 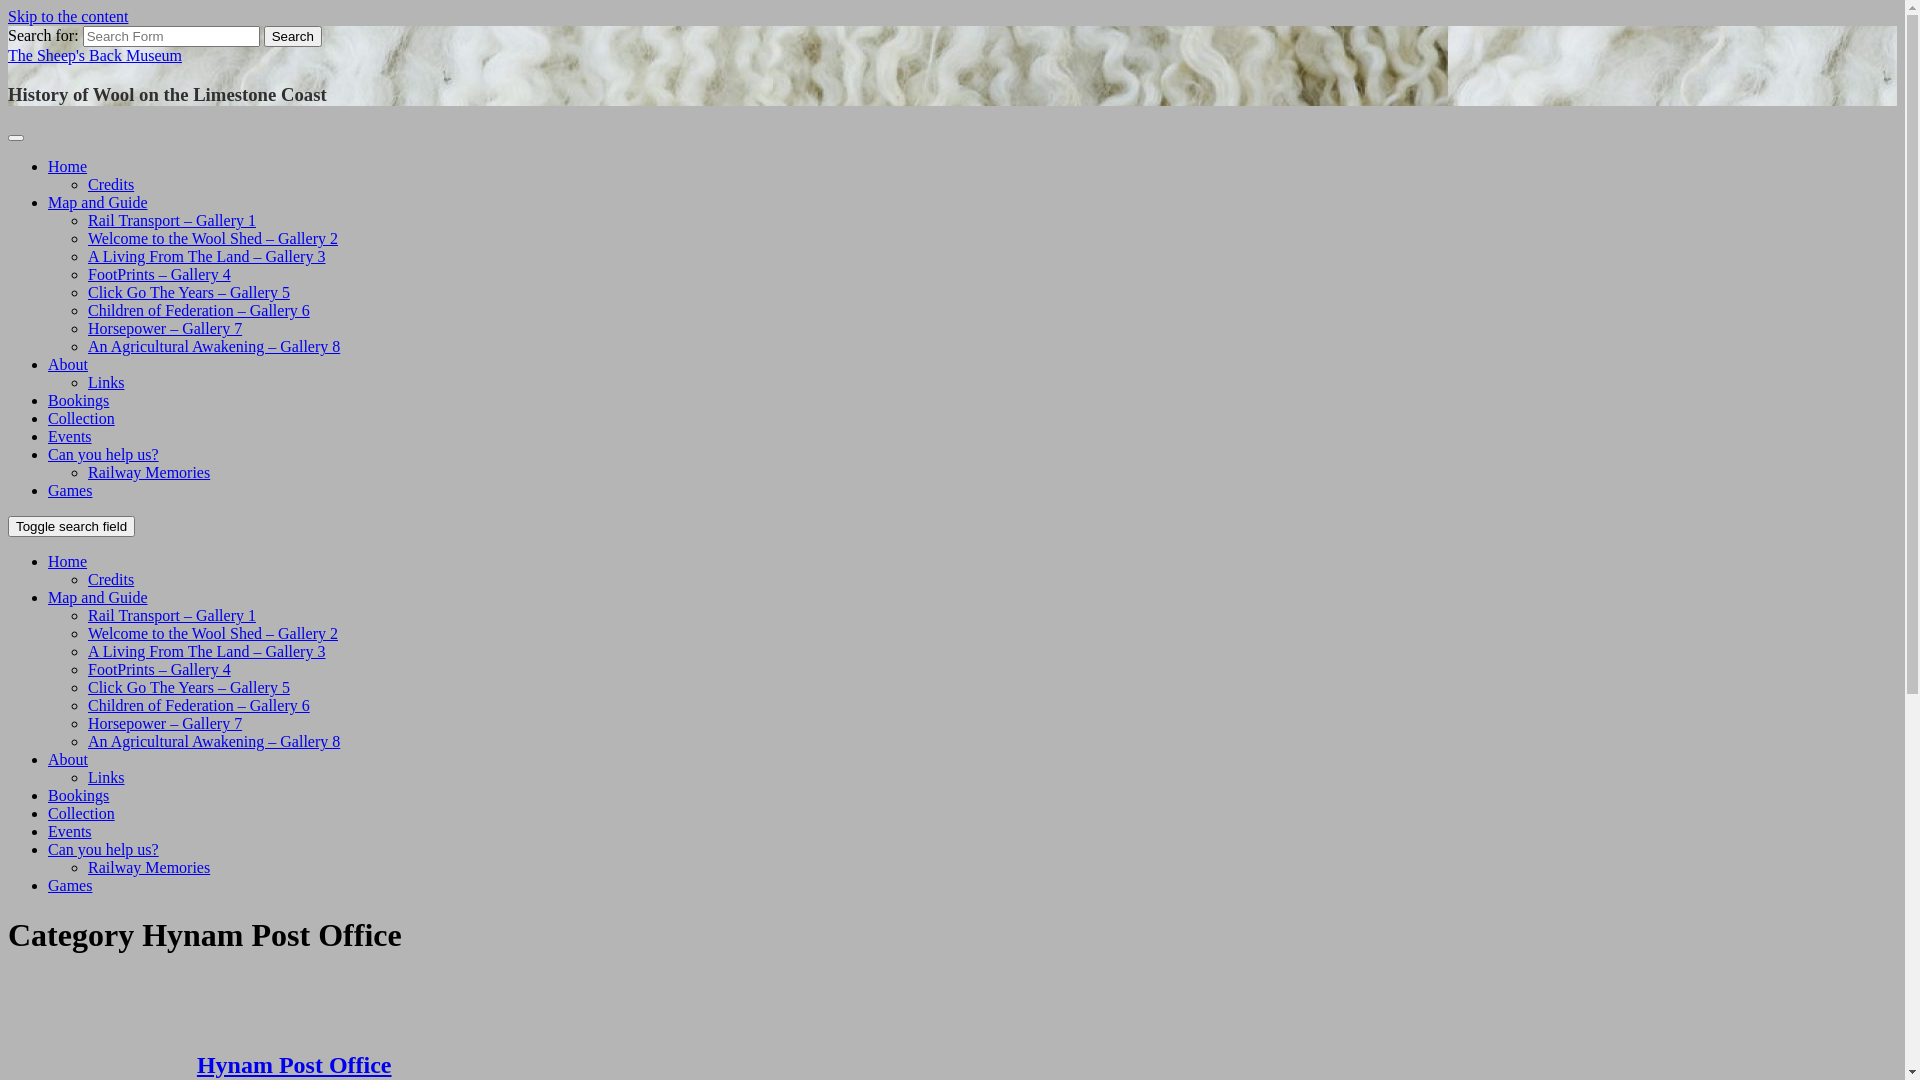 I want to click on 'Home', so click(x=67, y=165).